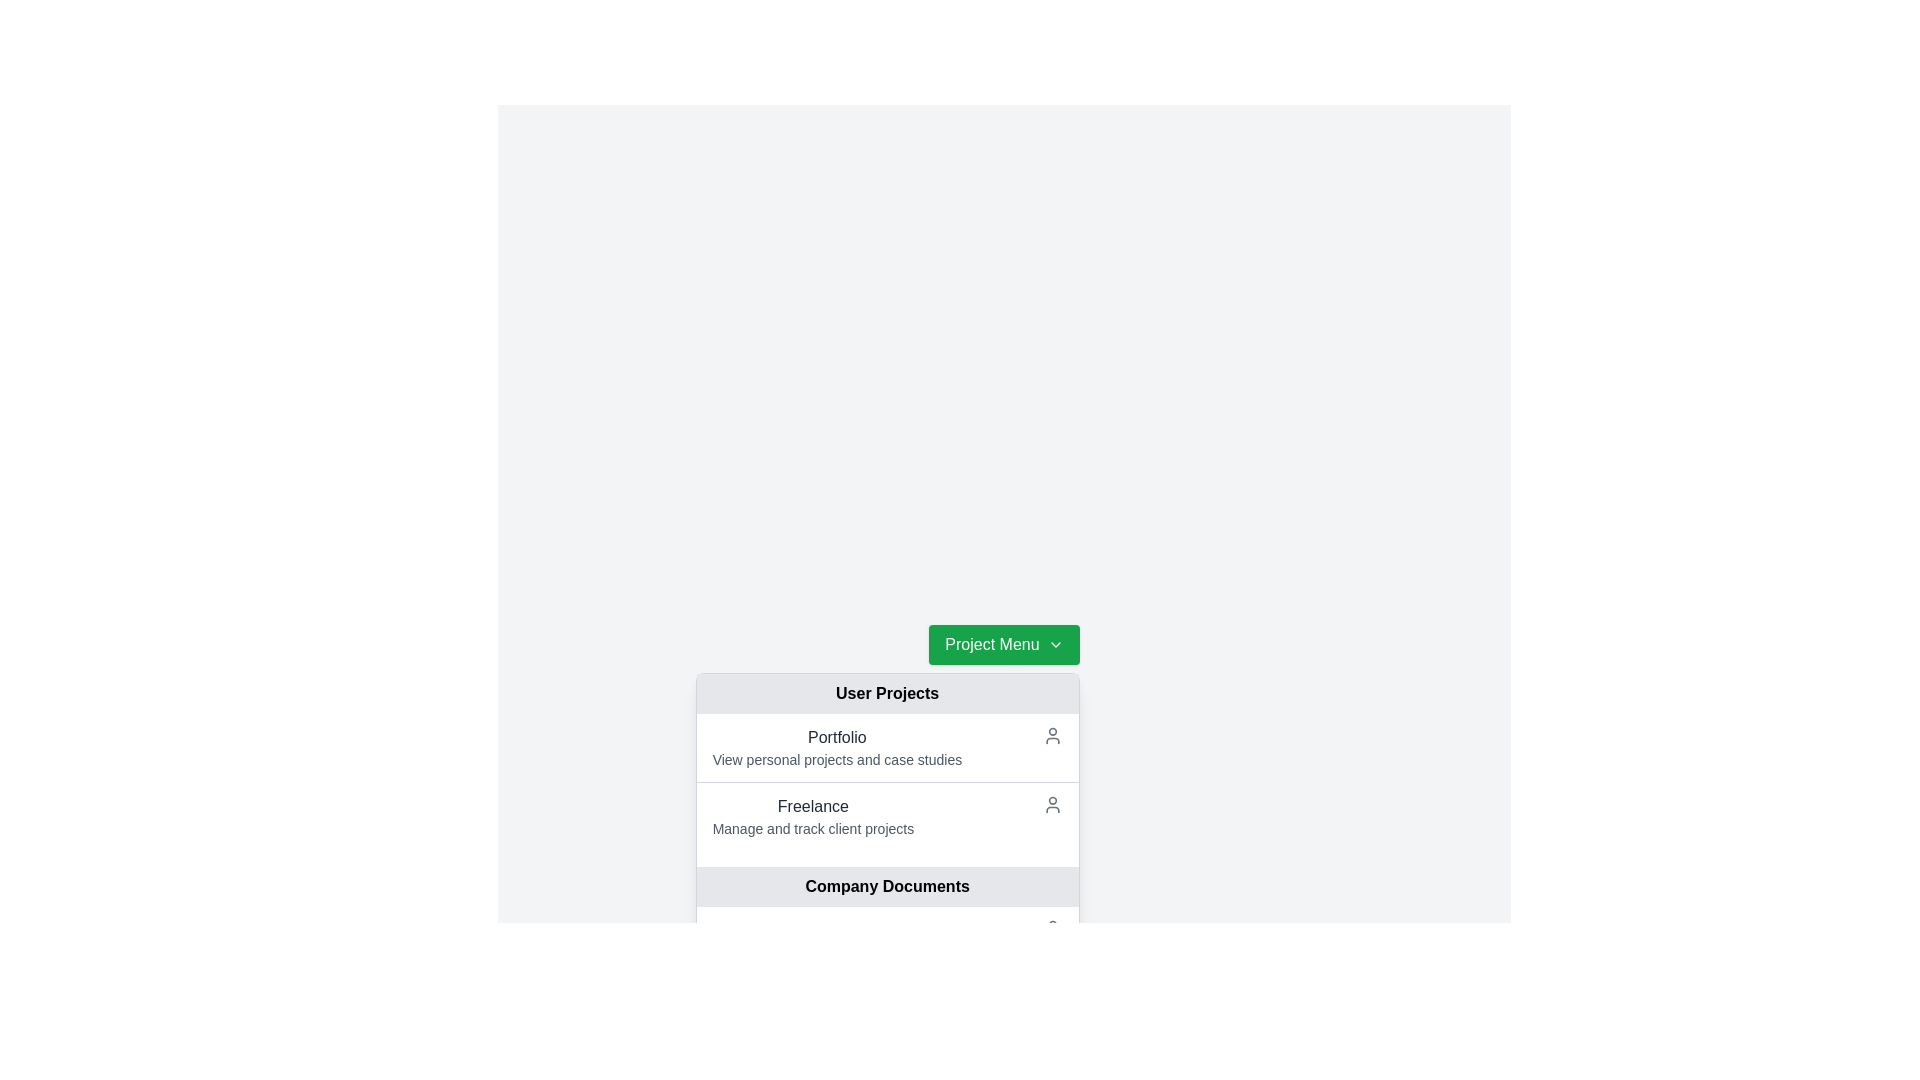  Describe the element at coordinates (886, 693) in the screenshot. I see `the Text label that serves as a section title, located beneath the 'Project Menu' green button, indicating the category of the subsequent content` at that location.